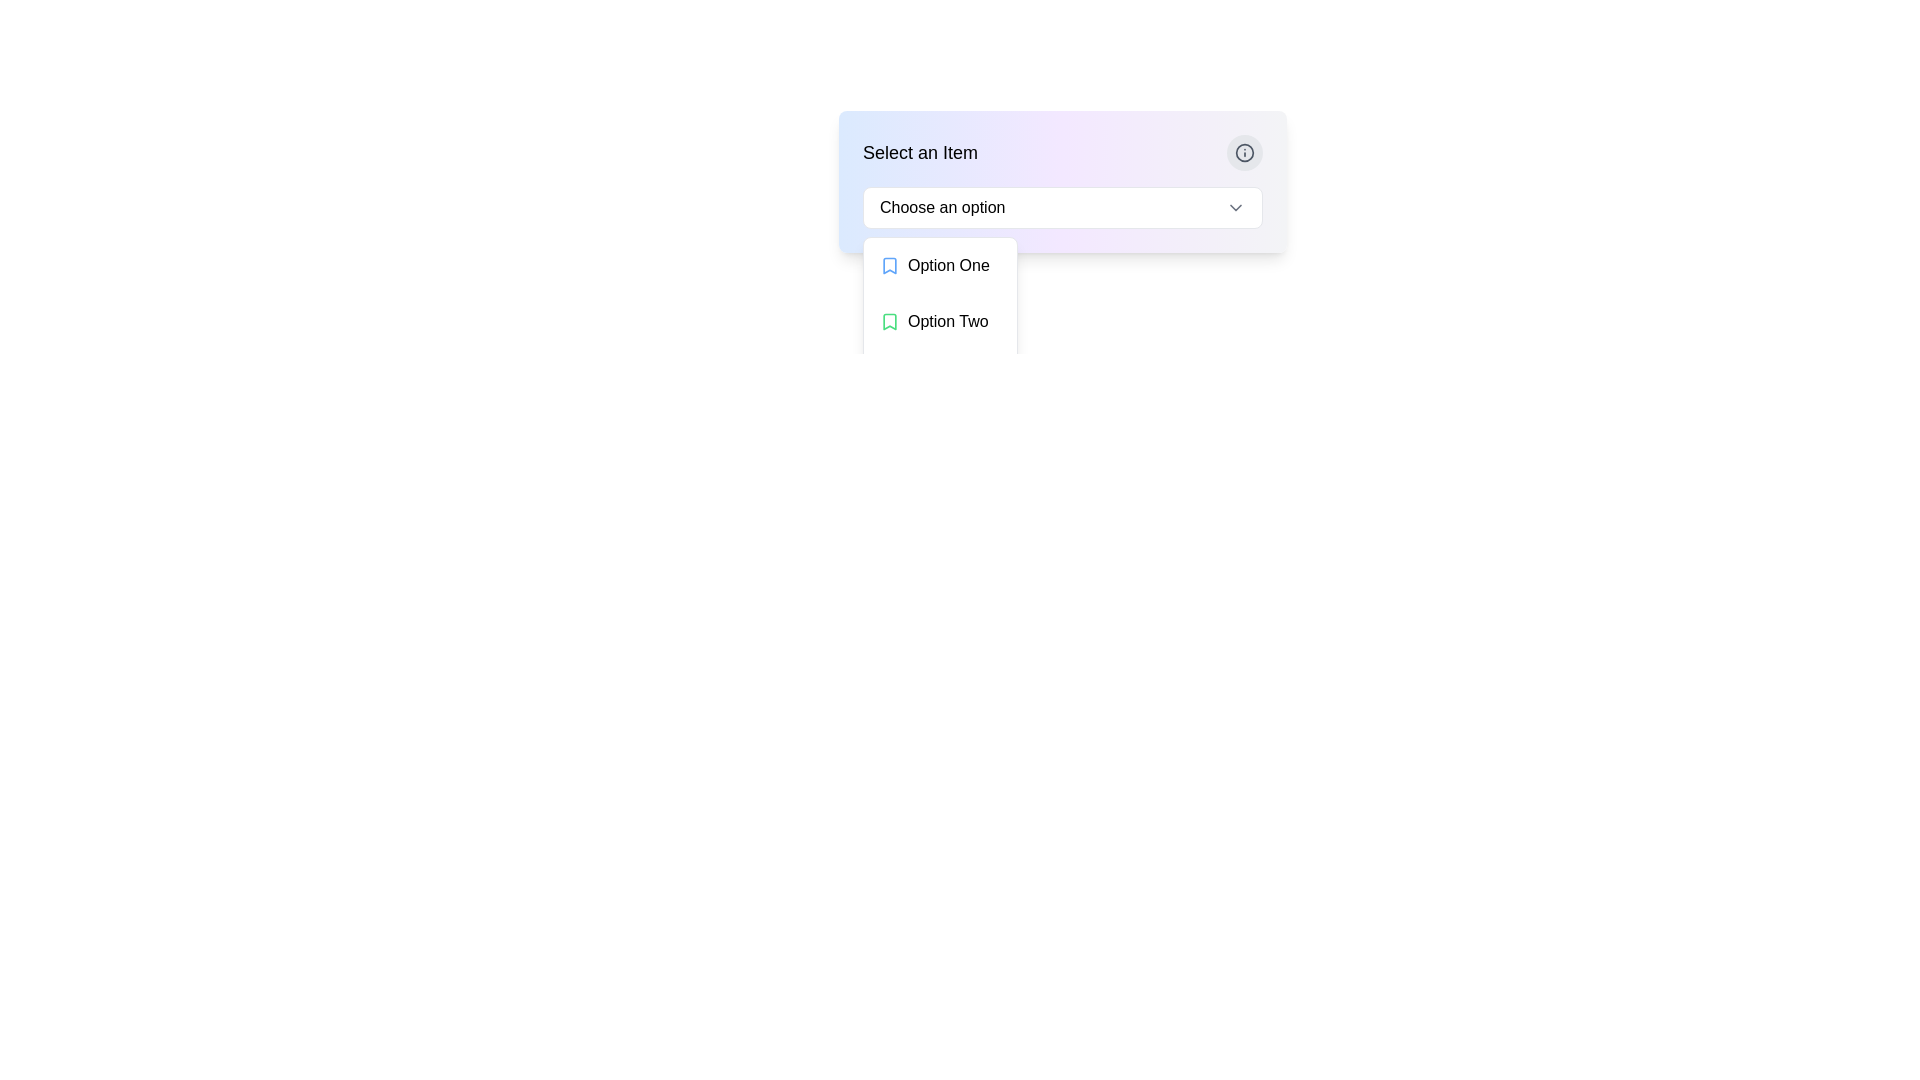 This screenshot has width=1920, height=1080. What do you see at coordinates (939, 265) in the screenshot?
I see `the first selectable option 'Option One' in the dropdown menu located below the input field labeled 'Choose an option'` at bounding box center [939, 265].